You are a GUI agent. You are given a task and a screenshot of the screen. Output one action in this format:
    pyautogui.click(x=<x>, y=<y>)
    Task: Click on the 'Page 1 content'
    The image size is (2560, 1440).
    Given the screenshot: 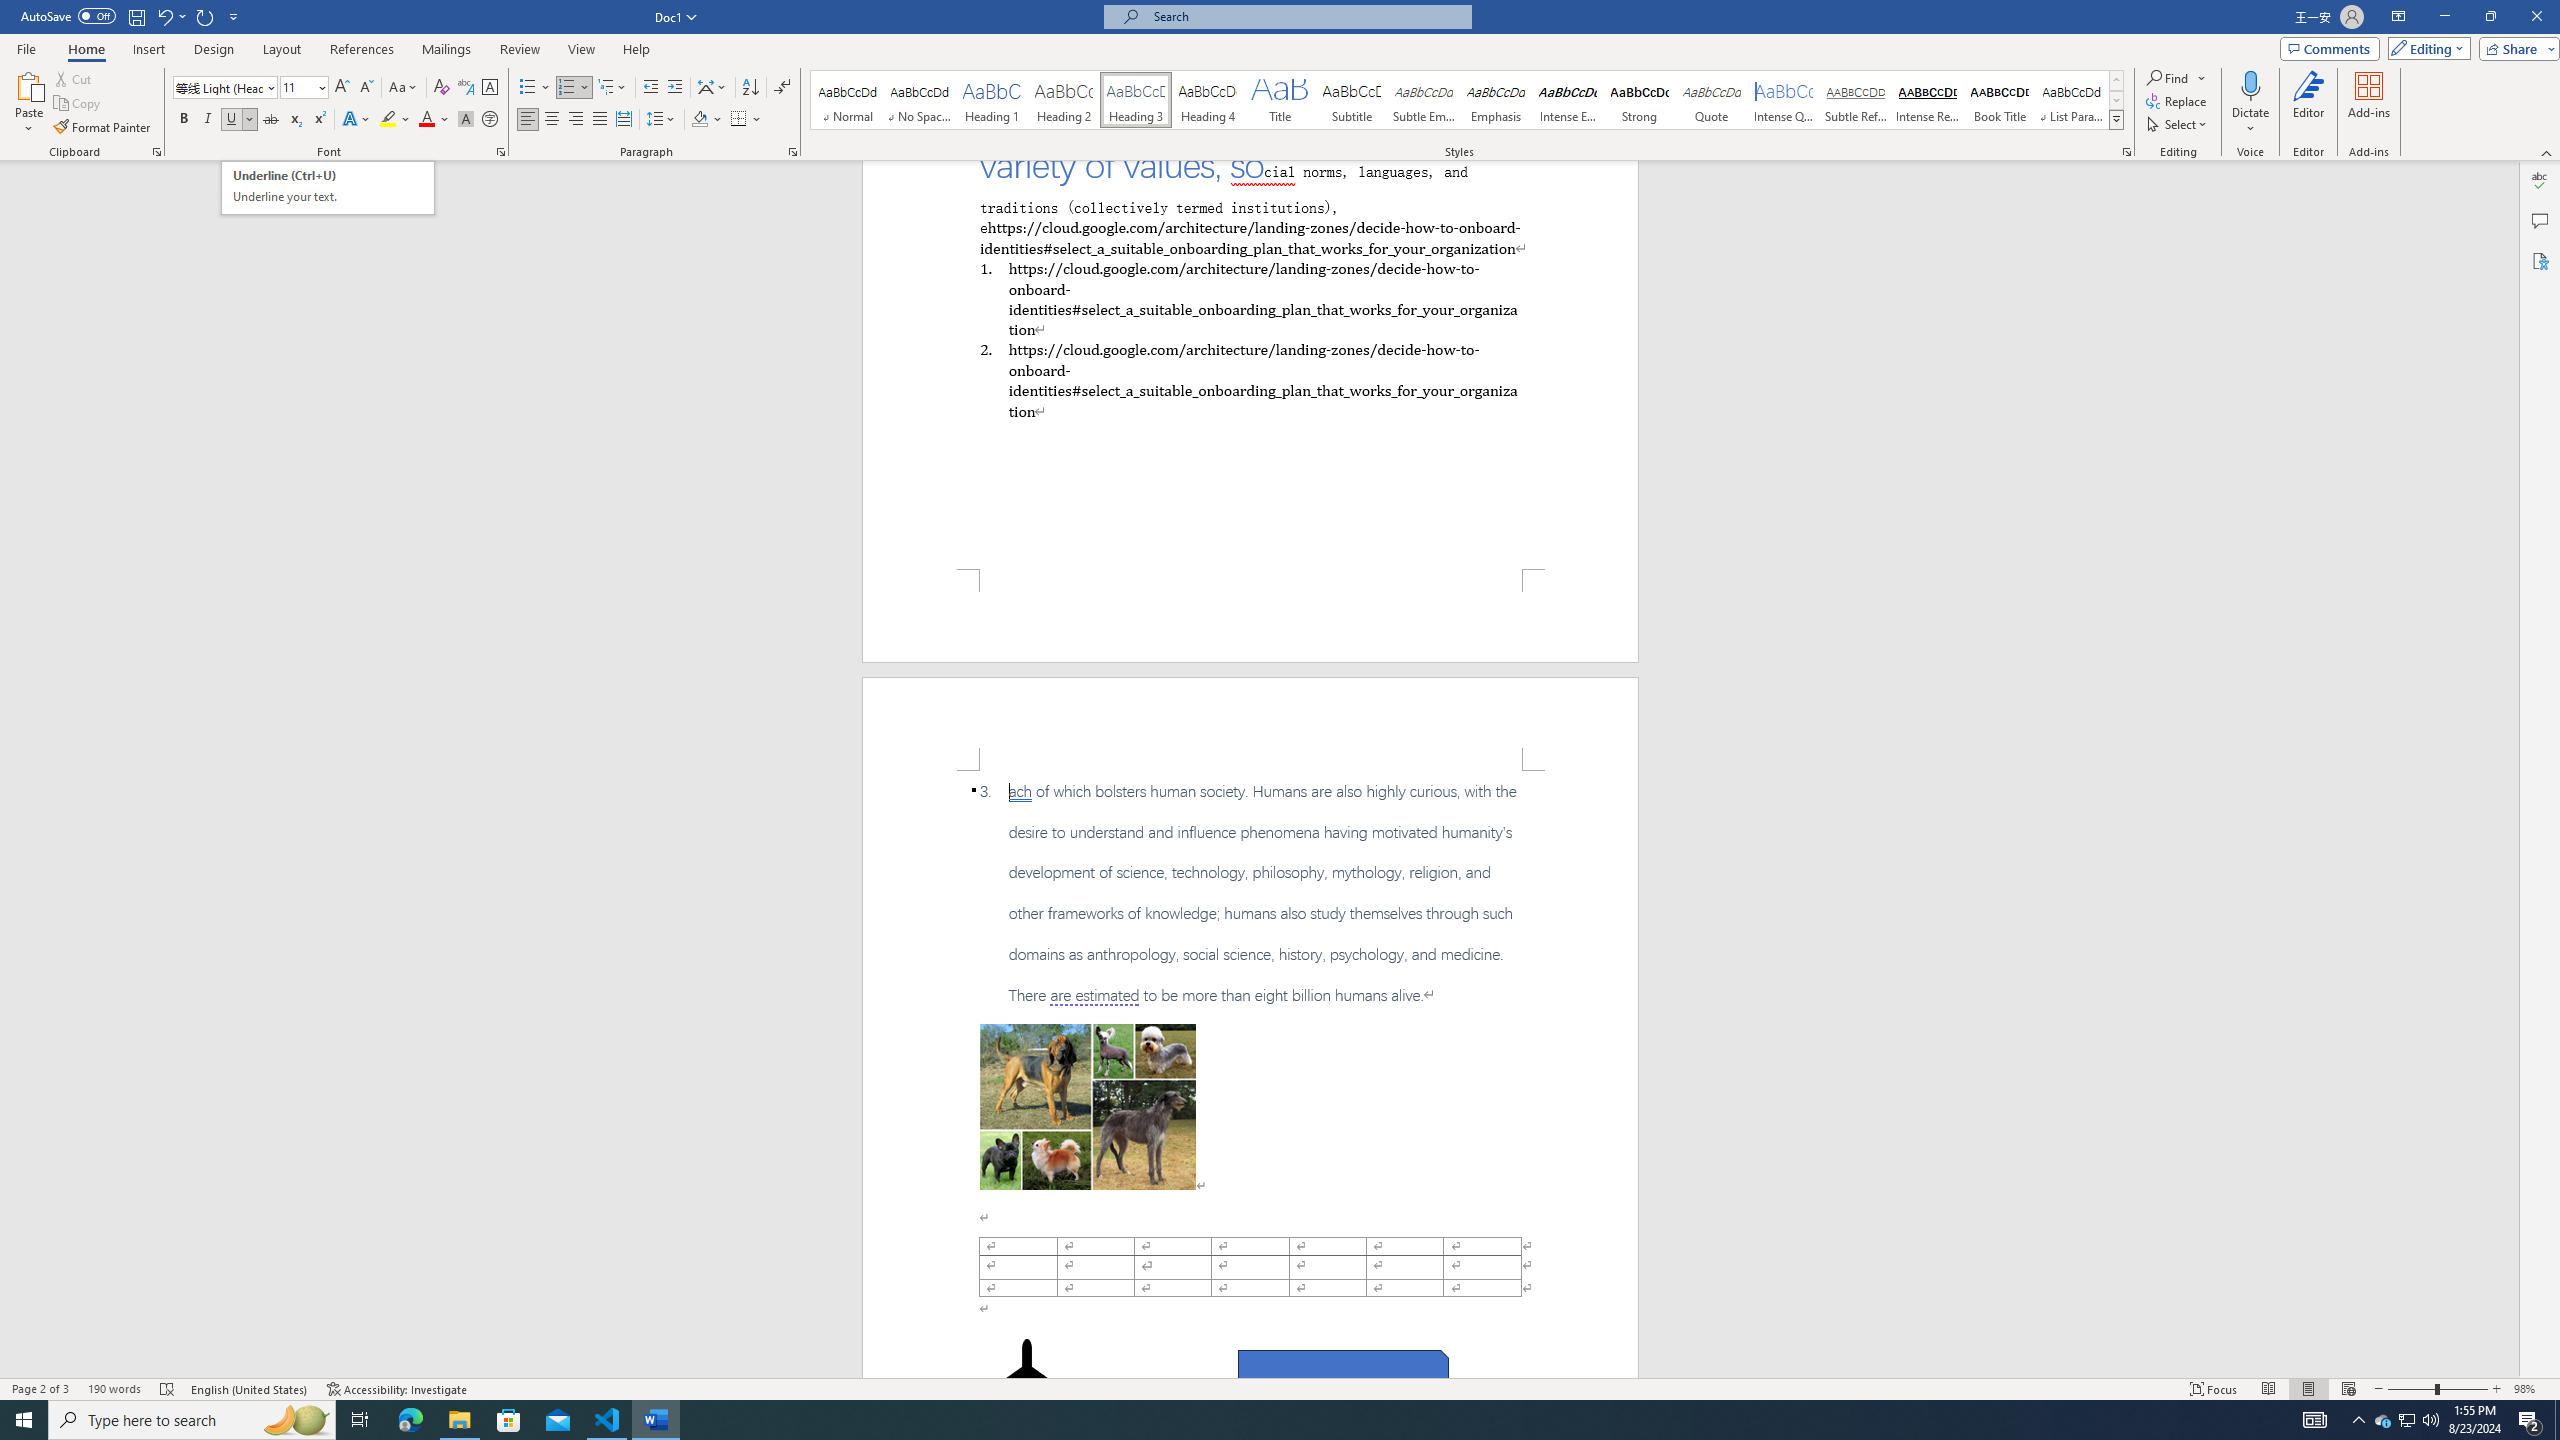 What is the action you would take?
    pyautogui.click(x=1250, y=364)
    